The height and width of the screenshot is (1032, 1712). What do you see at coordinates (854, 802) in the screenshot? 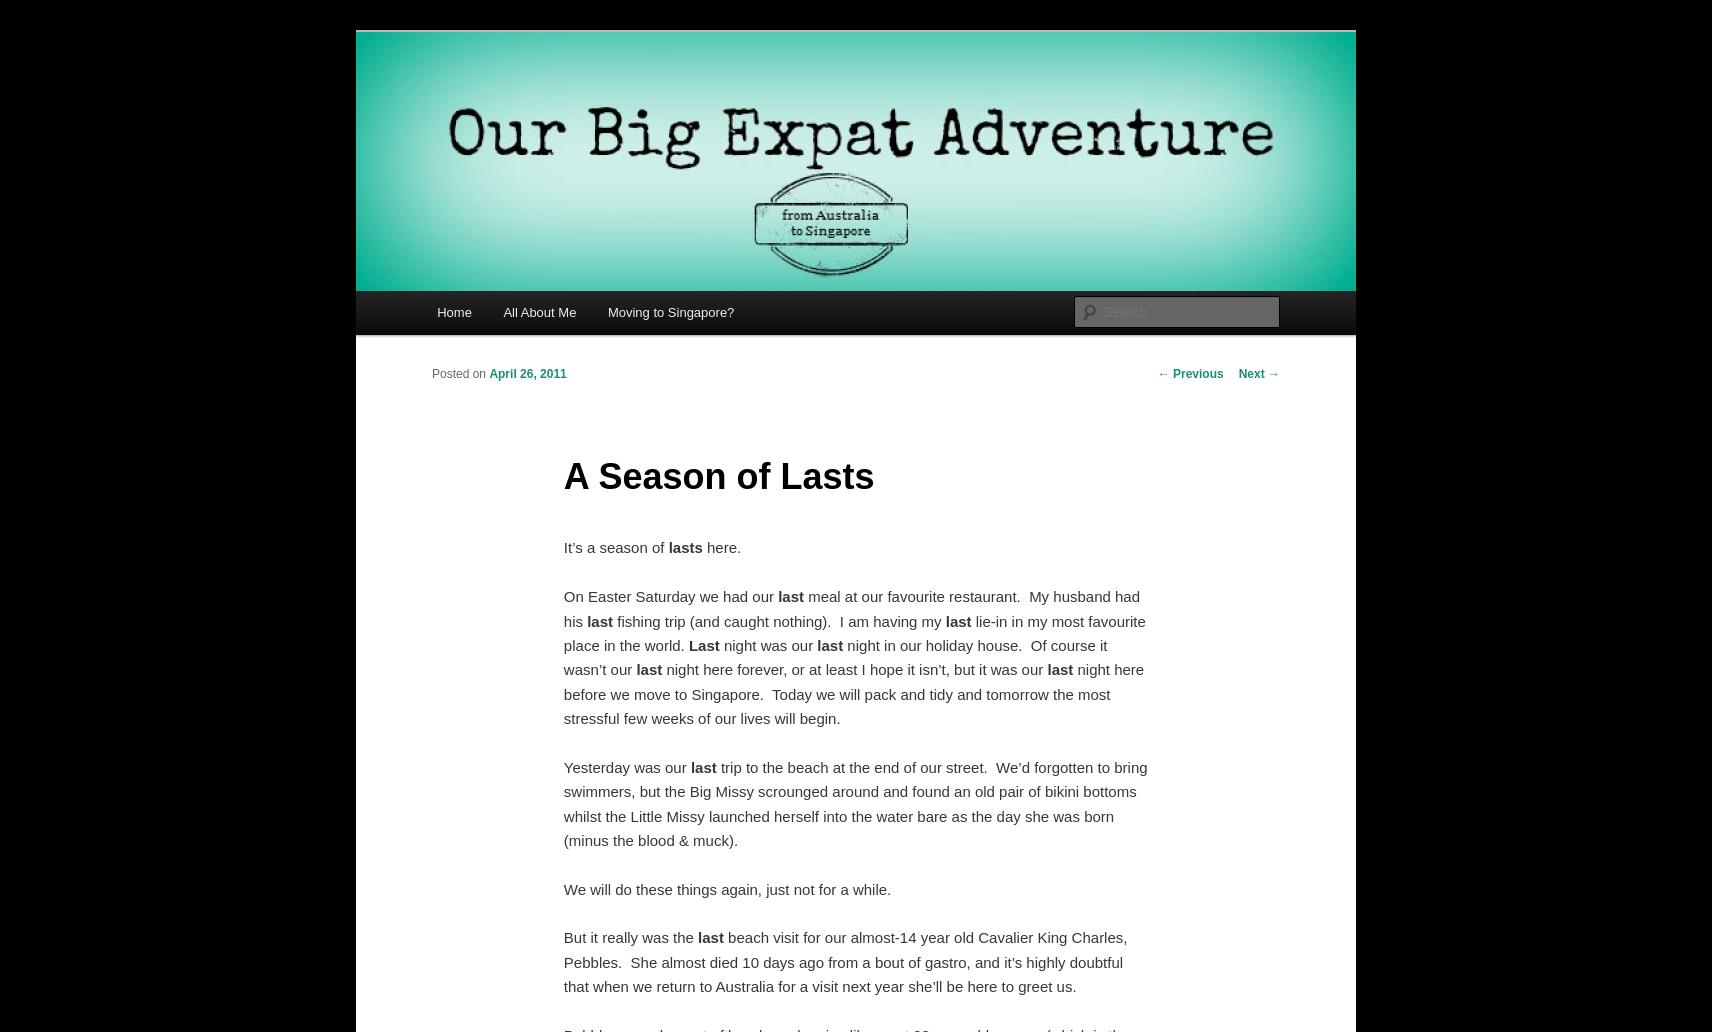
I see `'trip to the beach at the end of our street.  We’d forgotten to bring swimmers, but the Big Missy scrounged around and found an old pair of bikini bottoms whilst the Little Missy launched herself into the water bare as the day she was born (minus the blood & muck).'` at bounding box center [854, 802].